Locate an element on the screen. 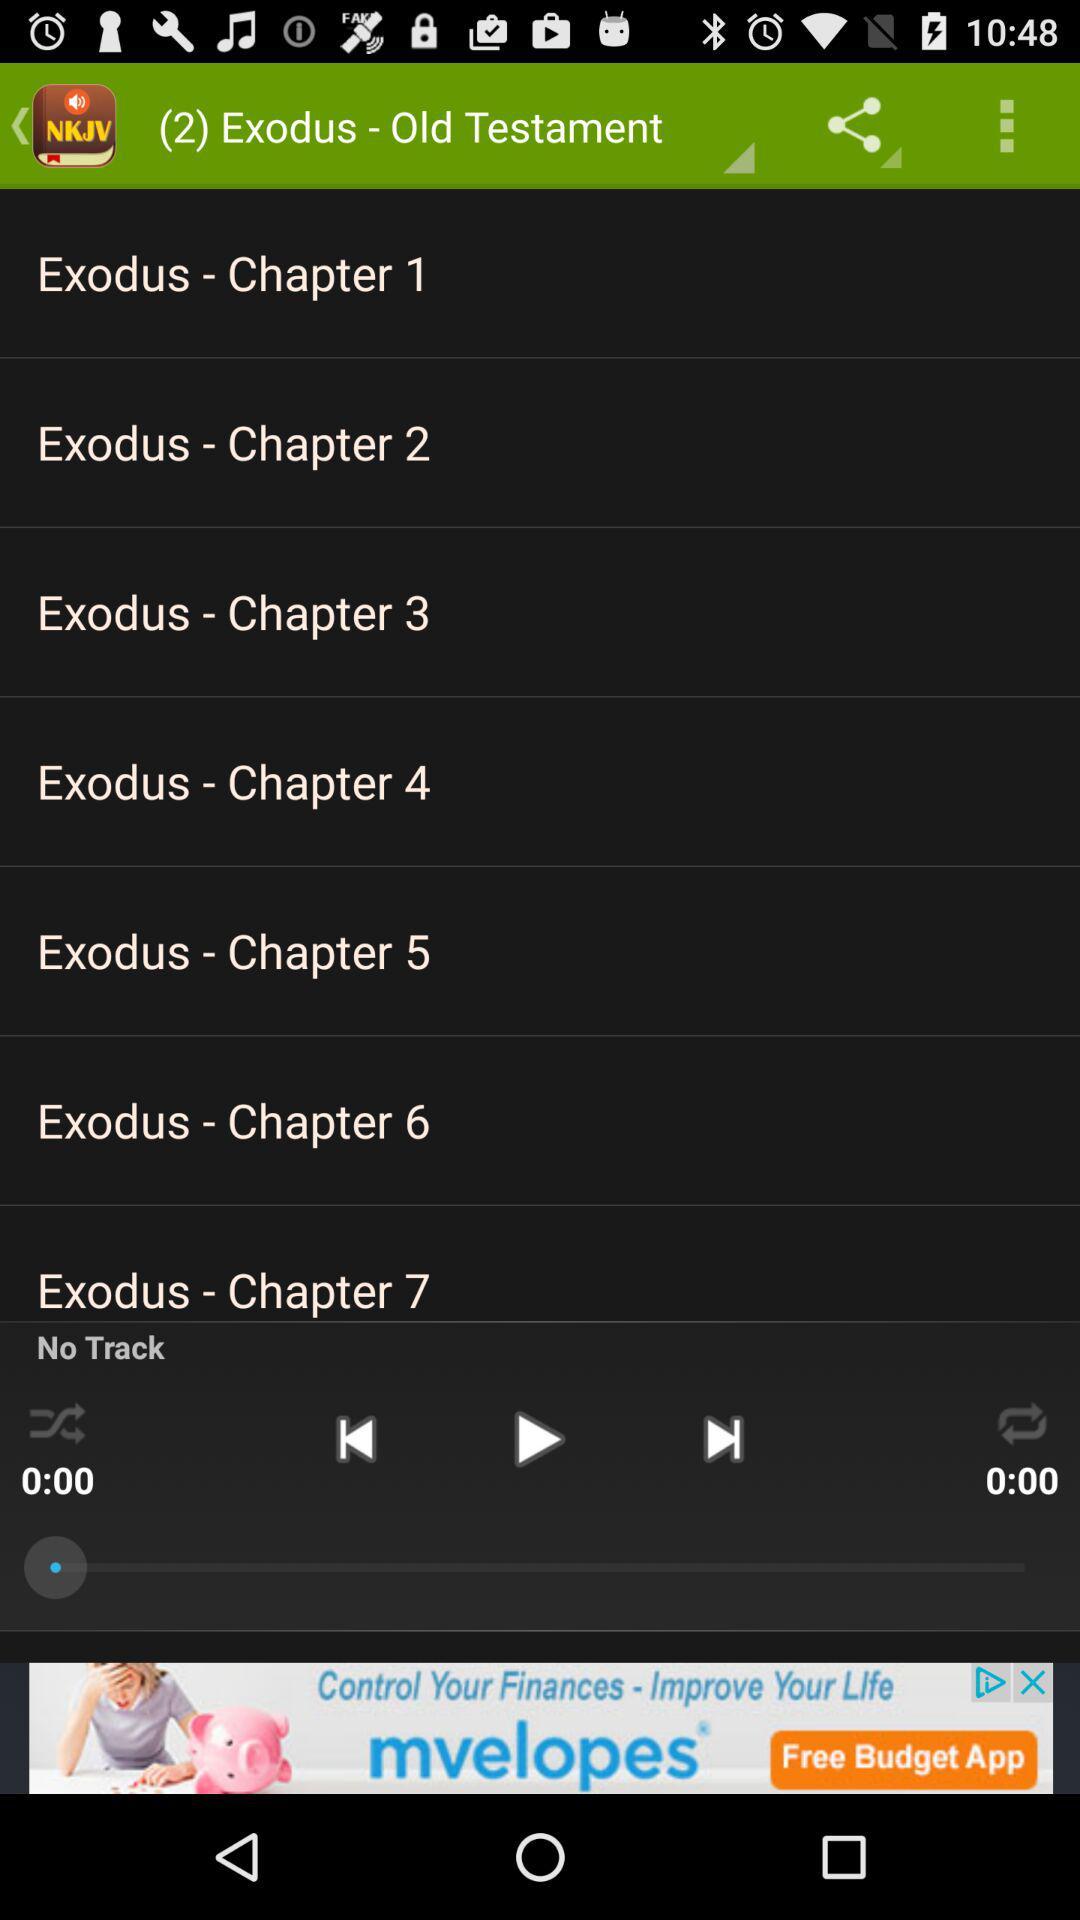 Image resolution: width=1080 pixels, height=1920 pixels. 2 exodus  old testament is located at coordinates (445, 124).